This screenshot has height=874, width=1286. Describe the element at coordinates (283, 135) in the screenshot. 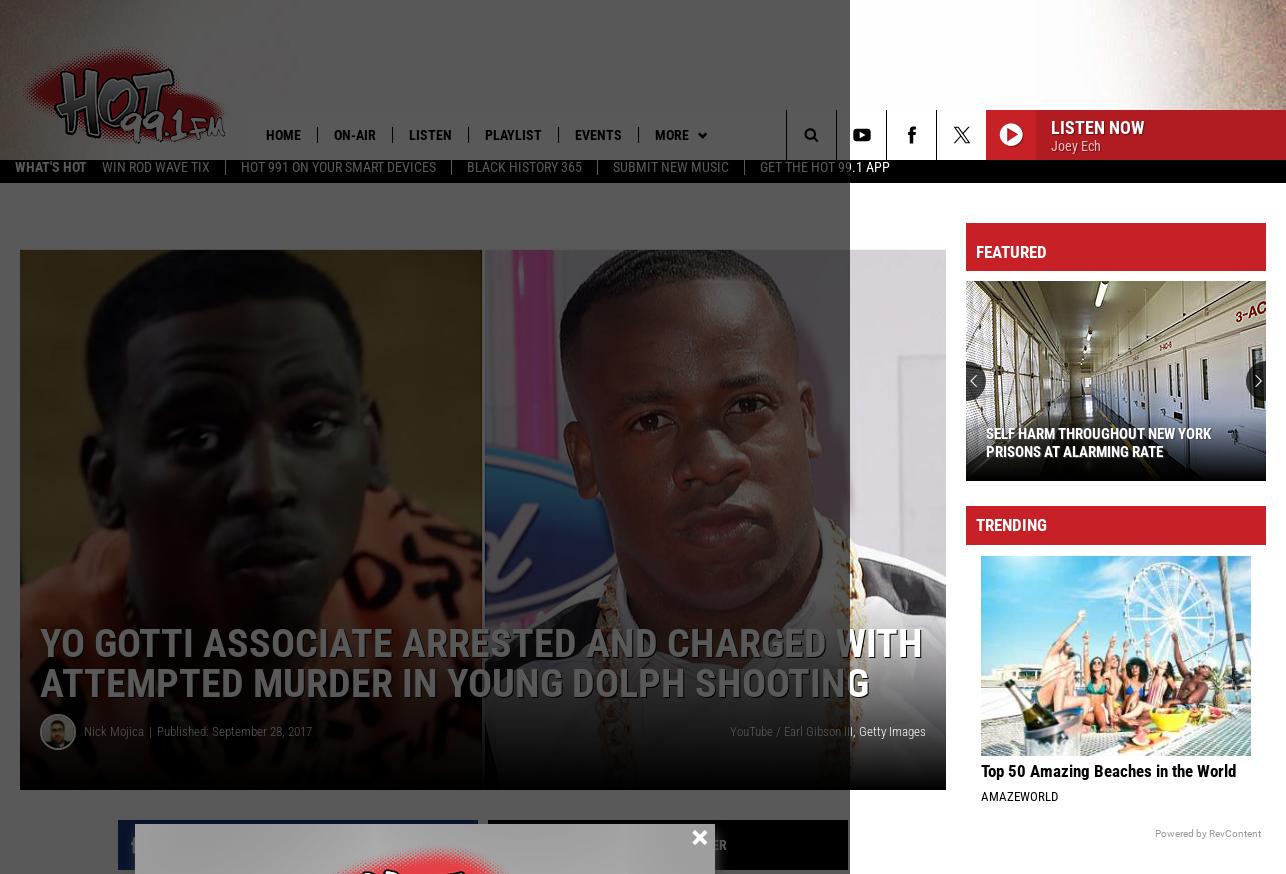

I see `'Home'` at that location.